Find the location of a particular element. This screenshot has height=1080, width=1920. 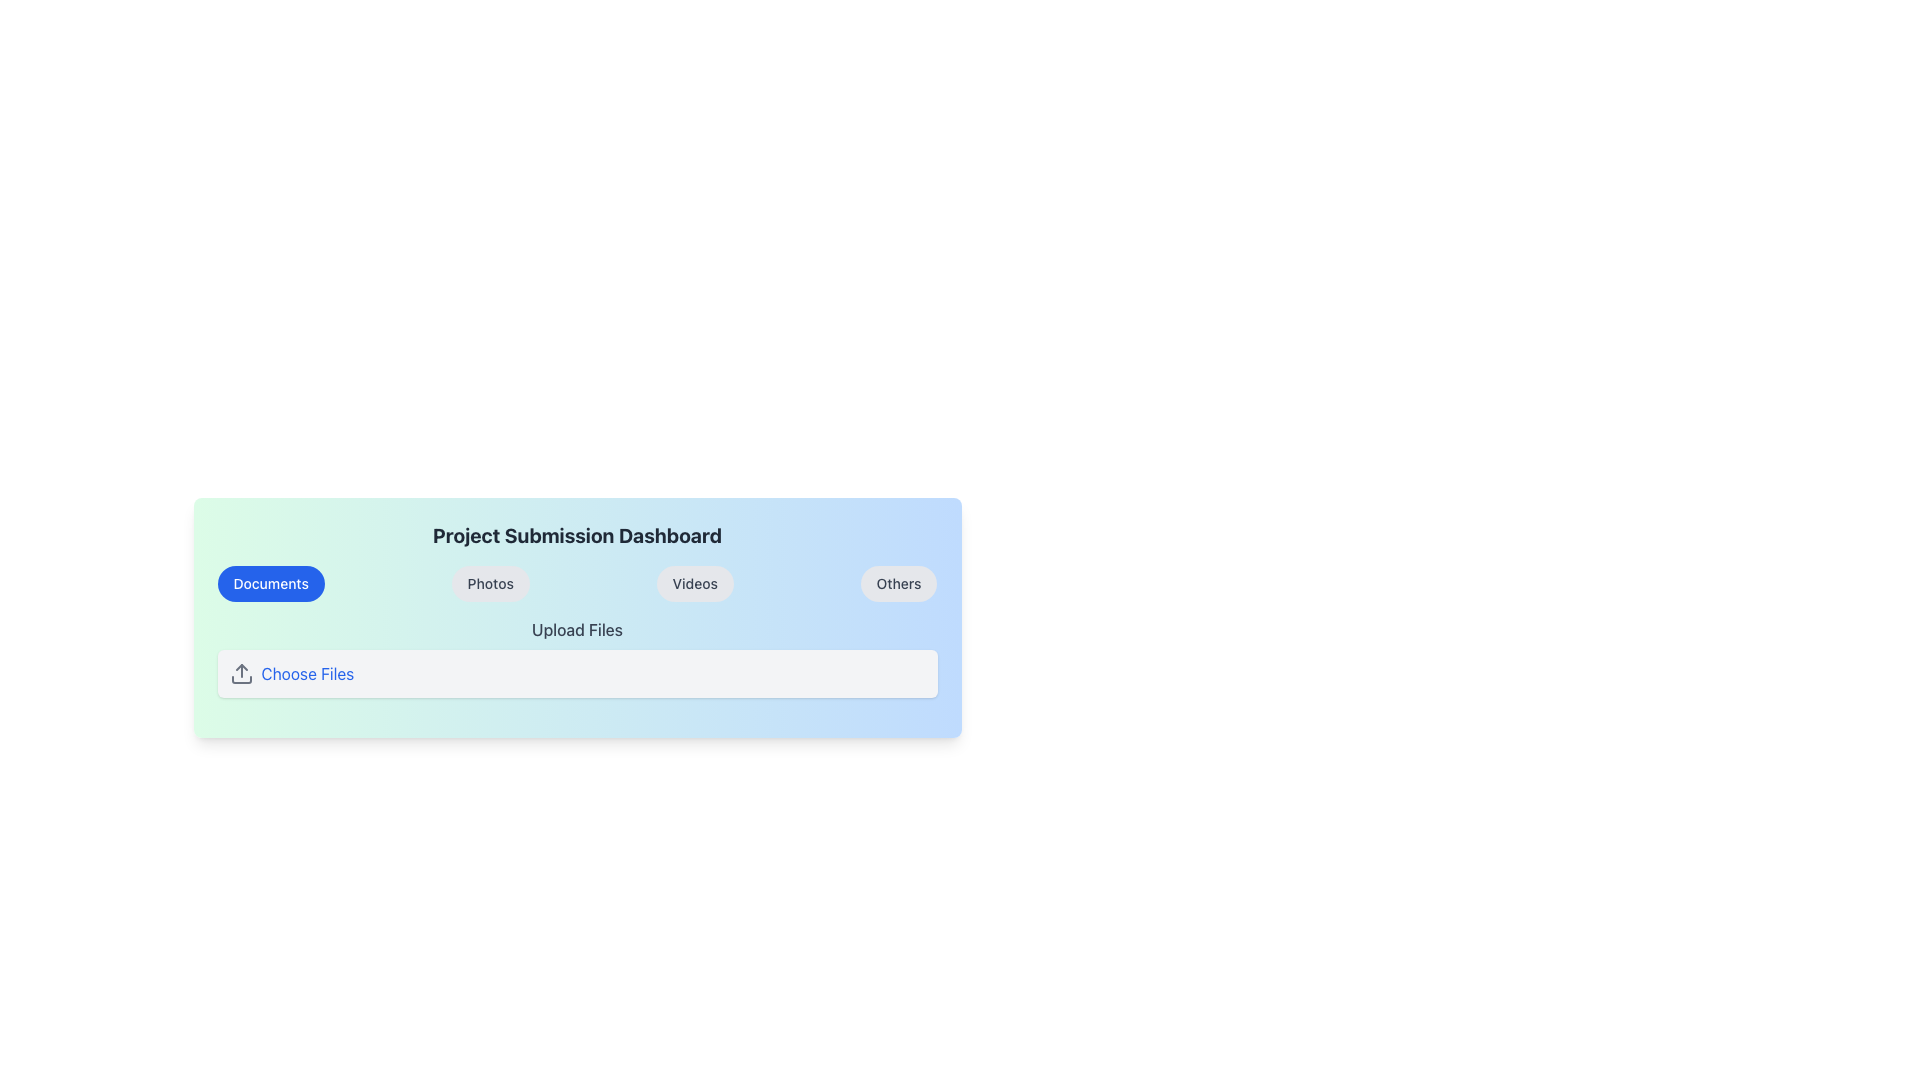

the 'Others' button in the navigation bar, which has a light gray background and medium gray text is located at coordinates (897, 583).